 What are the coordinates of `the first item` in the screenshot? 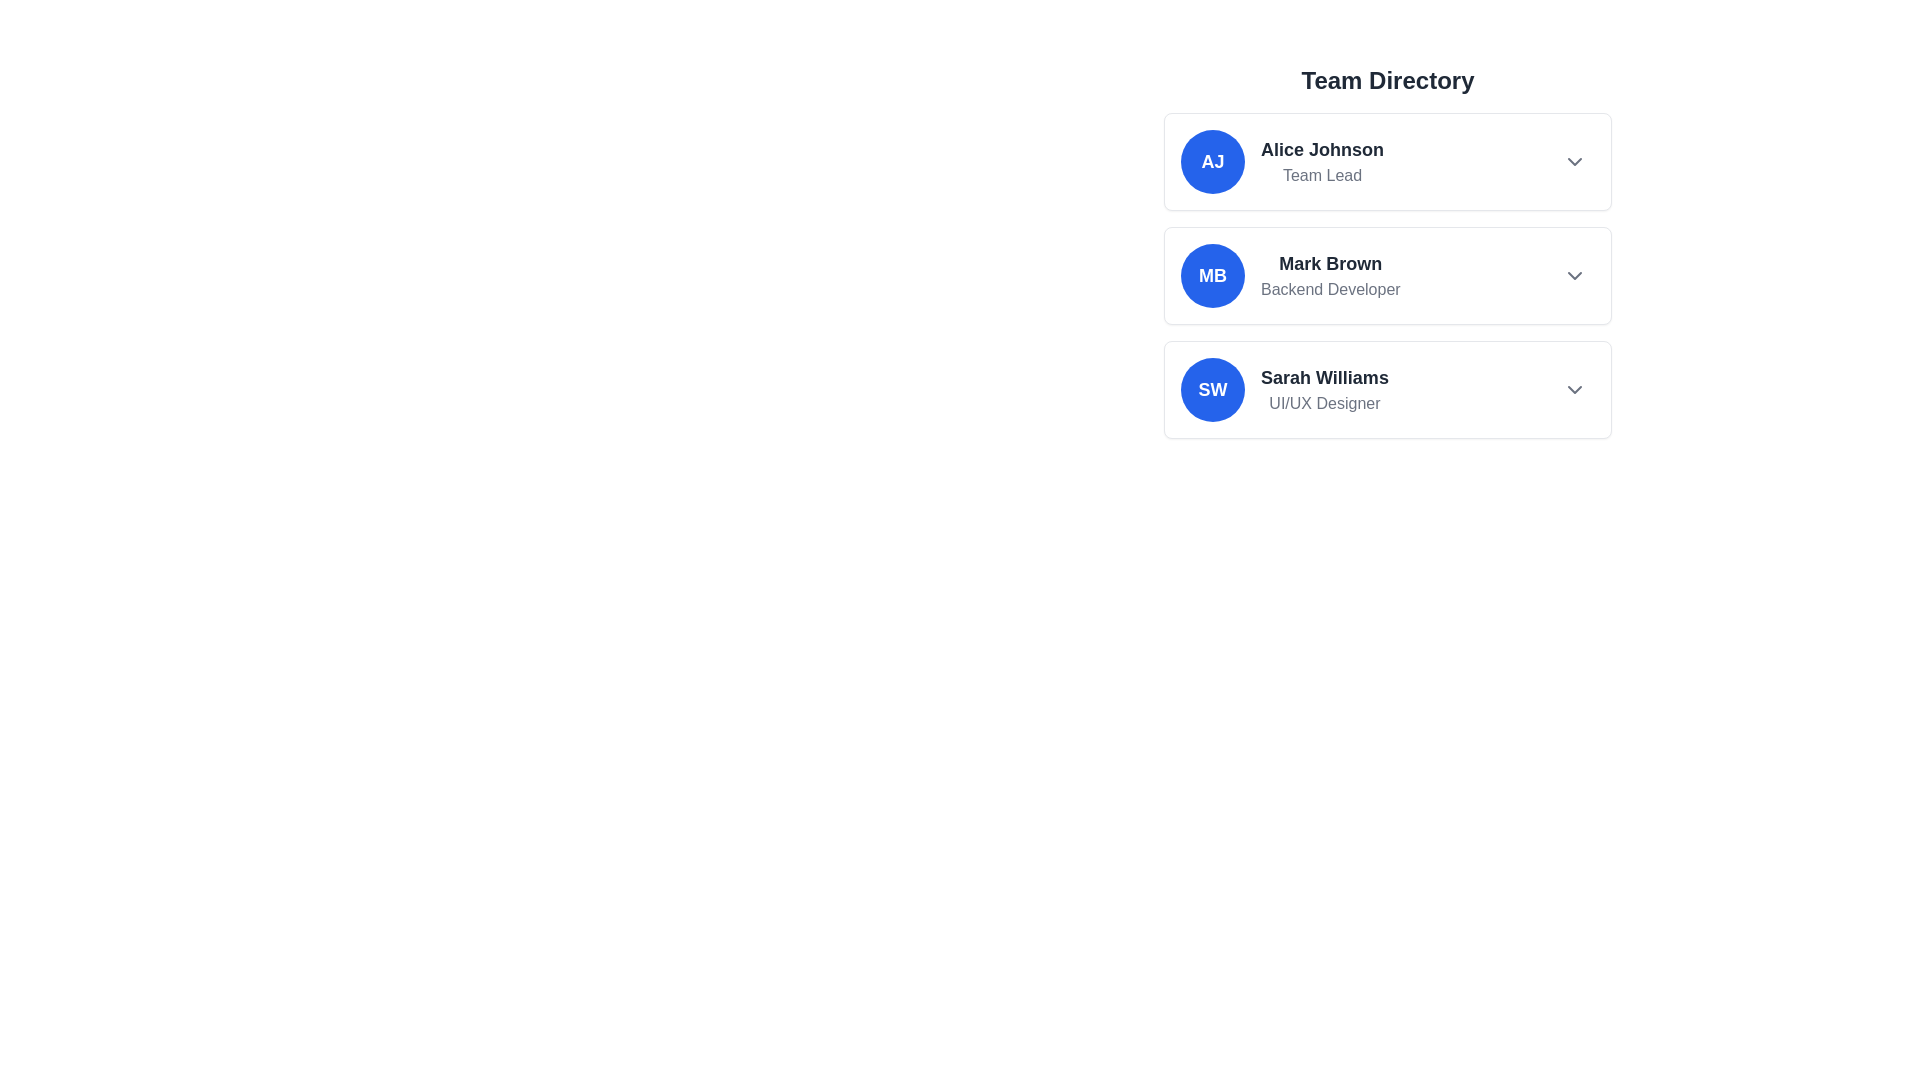 It's located at (1282, 161).